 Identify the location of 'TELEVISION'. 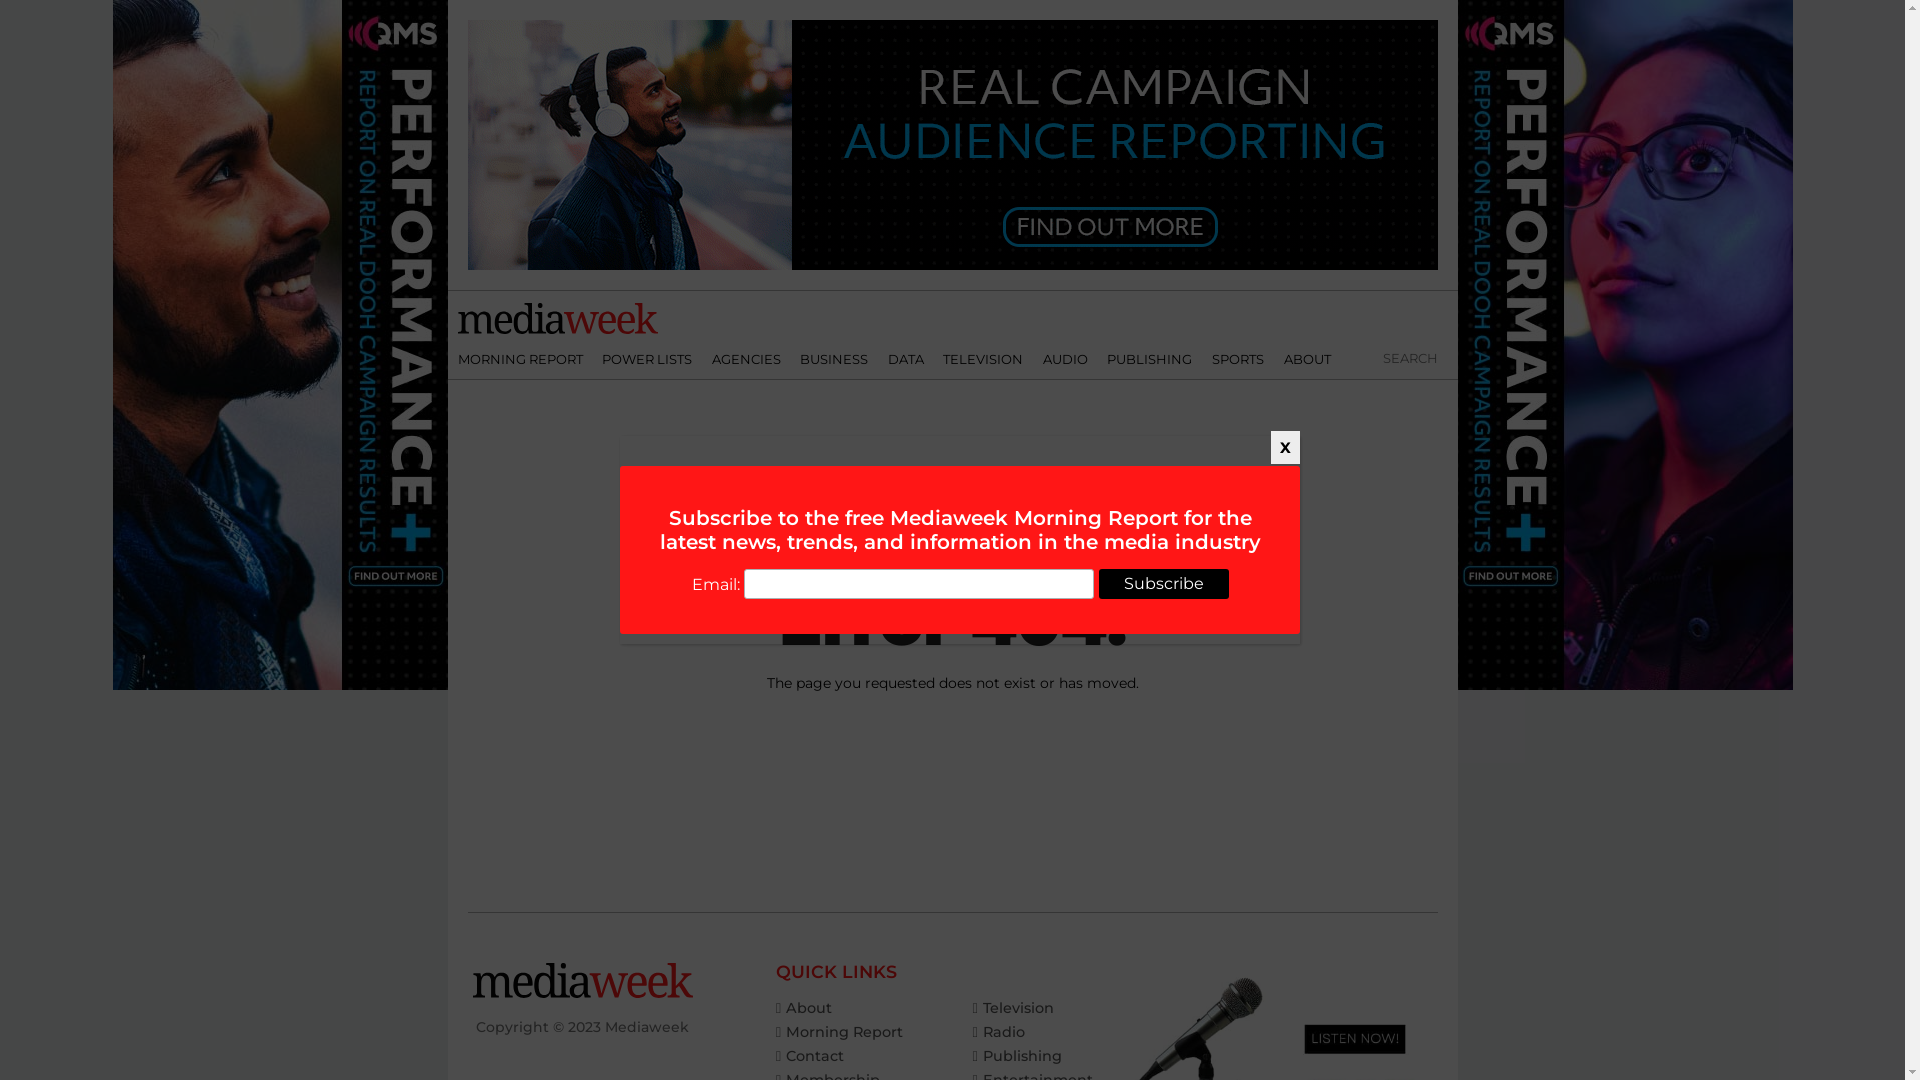
(933, 357).